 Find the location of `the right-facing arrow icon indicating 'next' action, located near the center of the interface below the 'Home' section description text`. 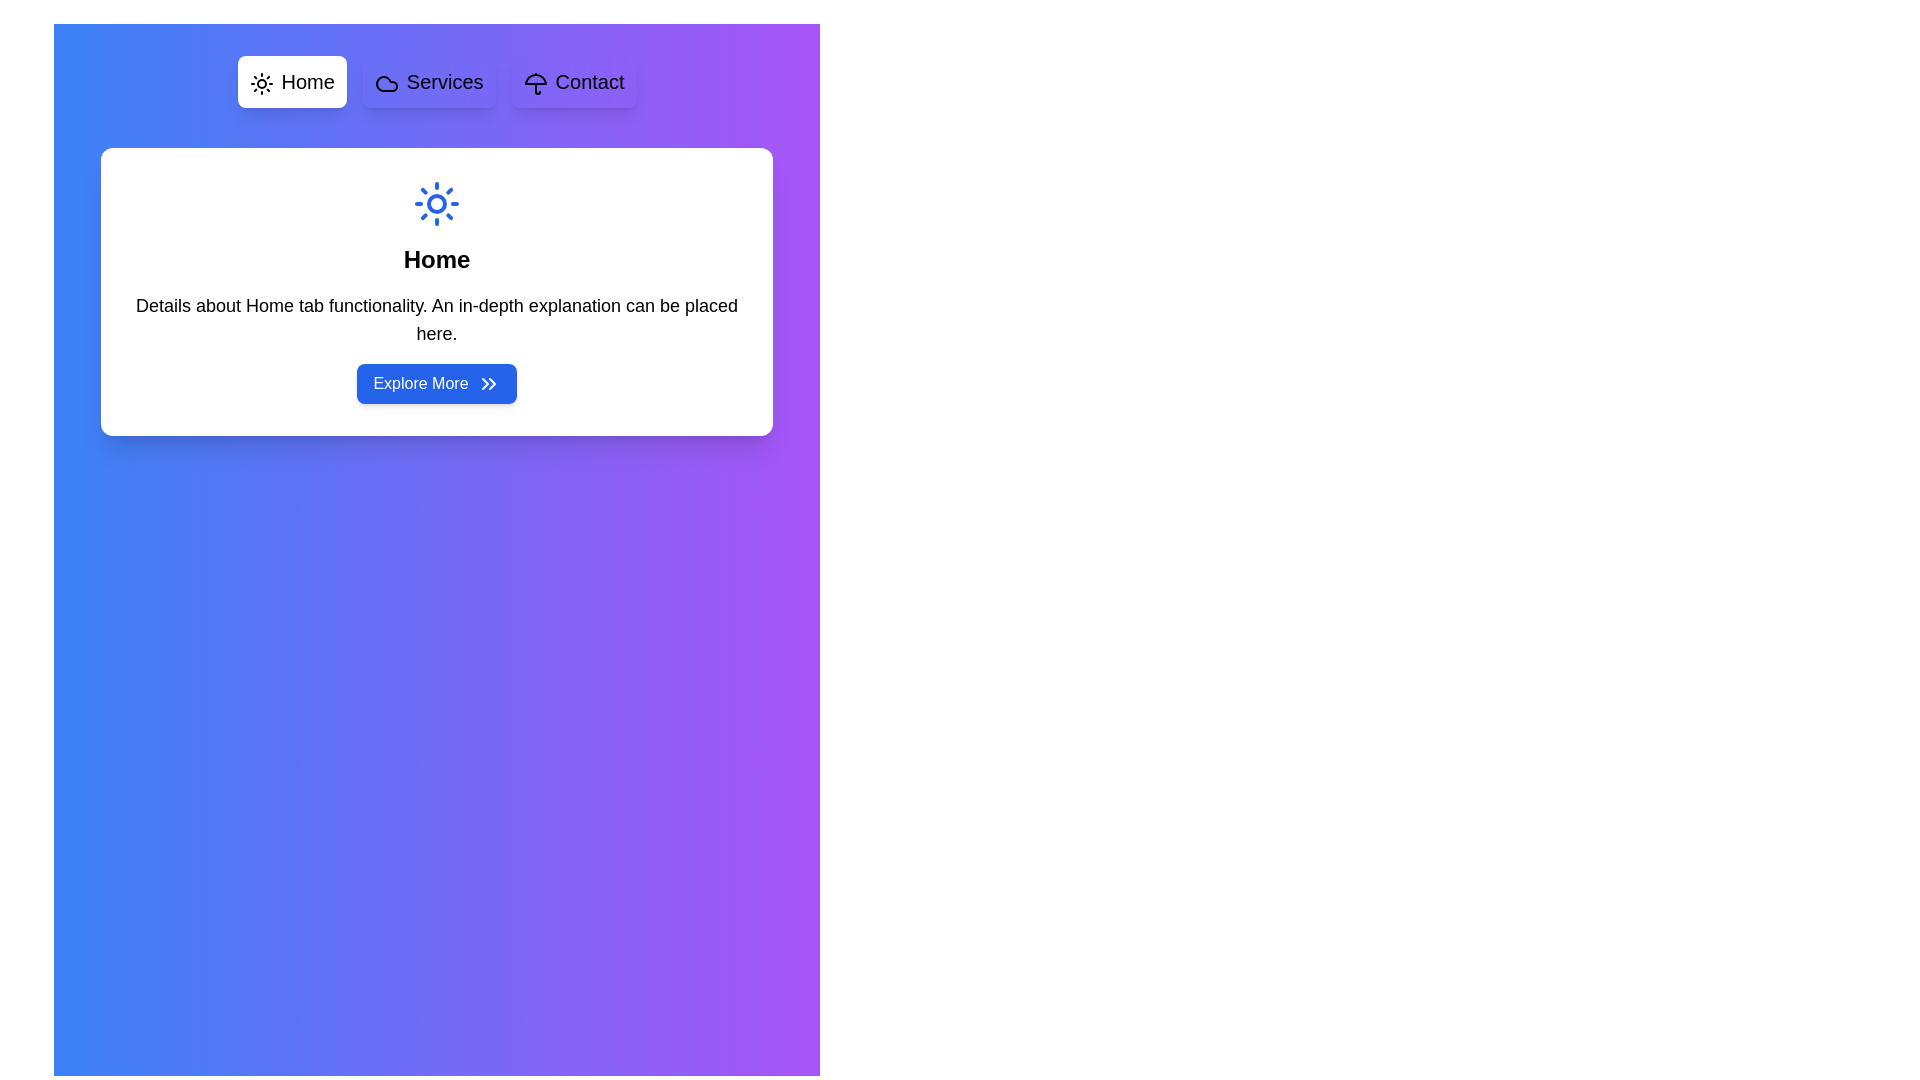

the right-facing arrow icon indicating 'next' action, located near the center of the interface below the 'Home' section description text is located at coordinates (491, 384).